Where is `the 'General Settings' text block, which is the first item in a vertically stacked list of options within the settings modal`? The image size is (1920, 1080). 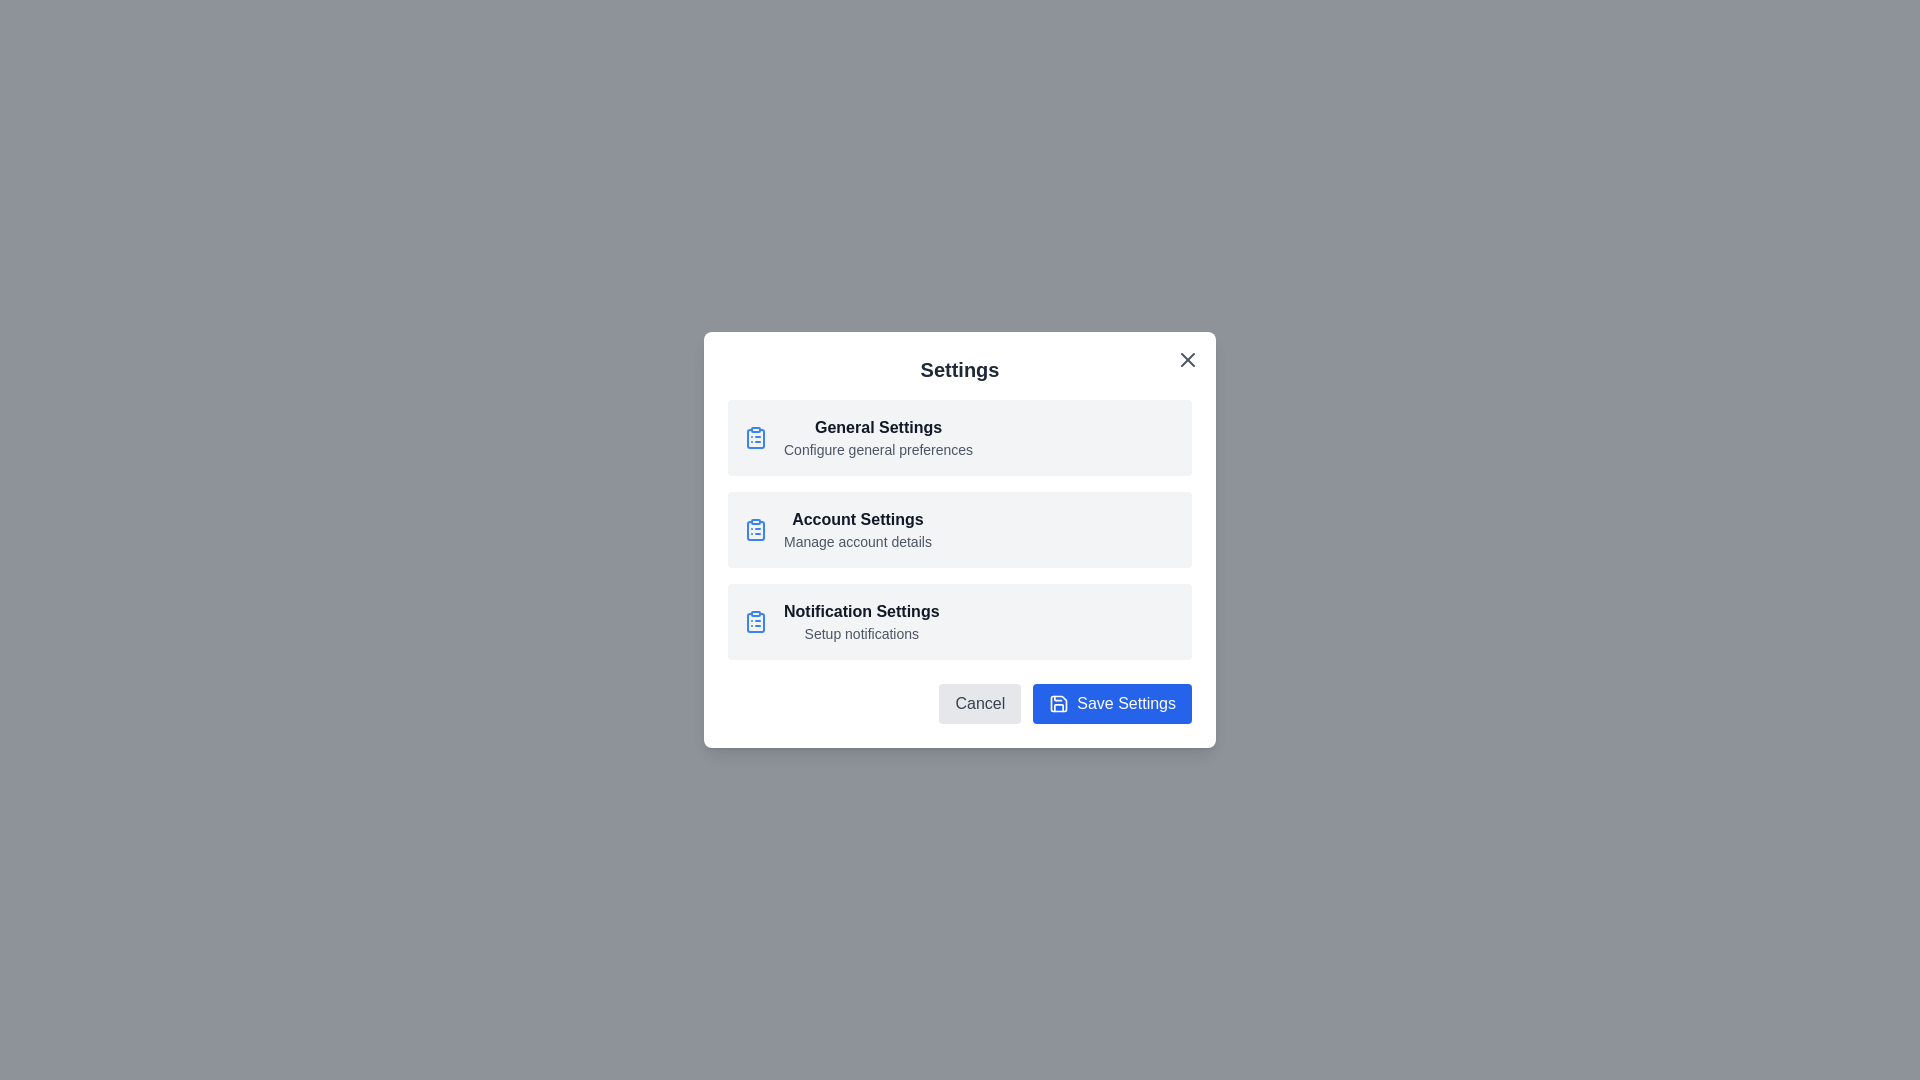
the 'General Settings' text block, which is the first item in a vertically stacked list of options within the settings modal is located at coordinates (878, 437).